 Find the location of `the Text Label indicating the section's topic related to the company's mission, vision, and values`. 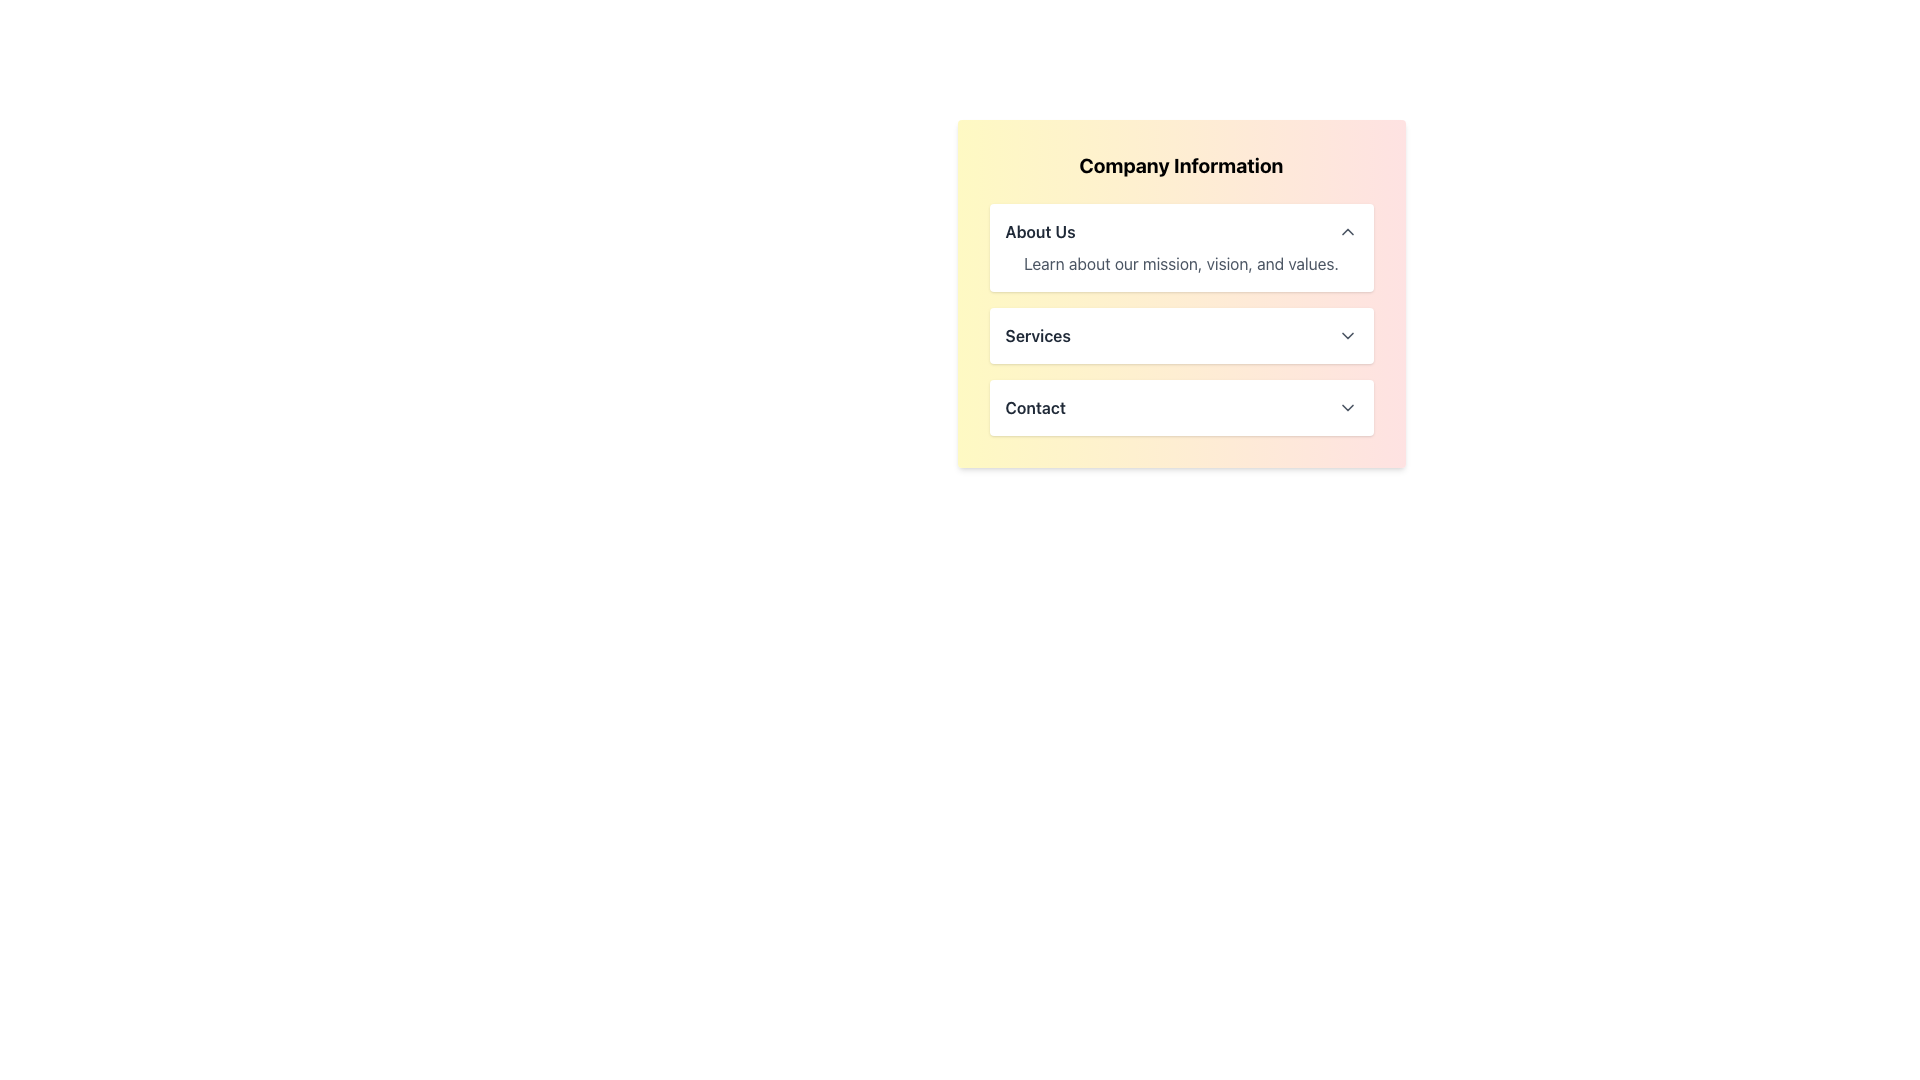

the Text Label indicating the section's topic related to the company's mission, vision, and values is located at coordinates (1040, 230).